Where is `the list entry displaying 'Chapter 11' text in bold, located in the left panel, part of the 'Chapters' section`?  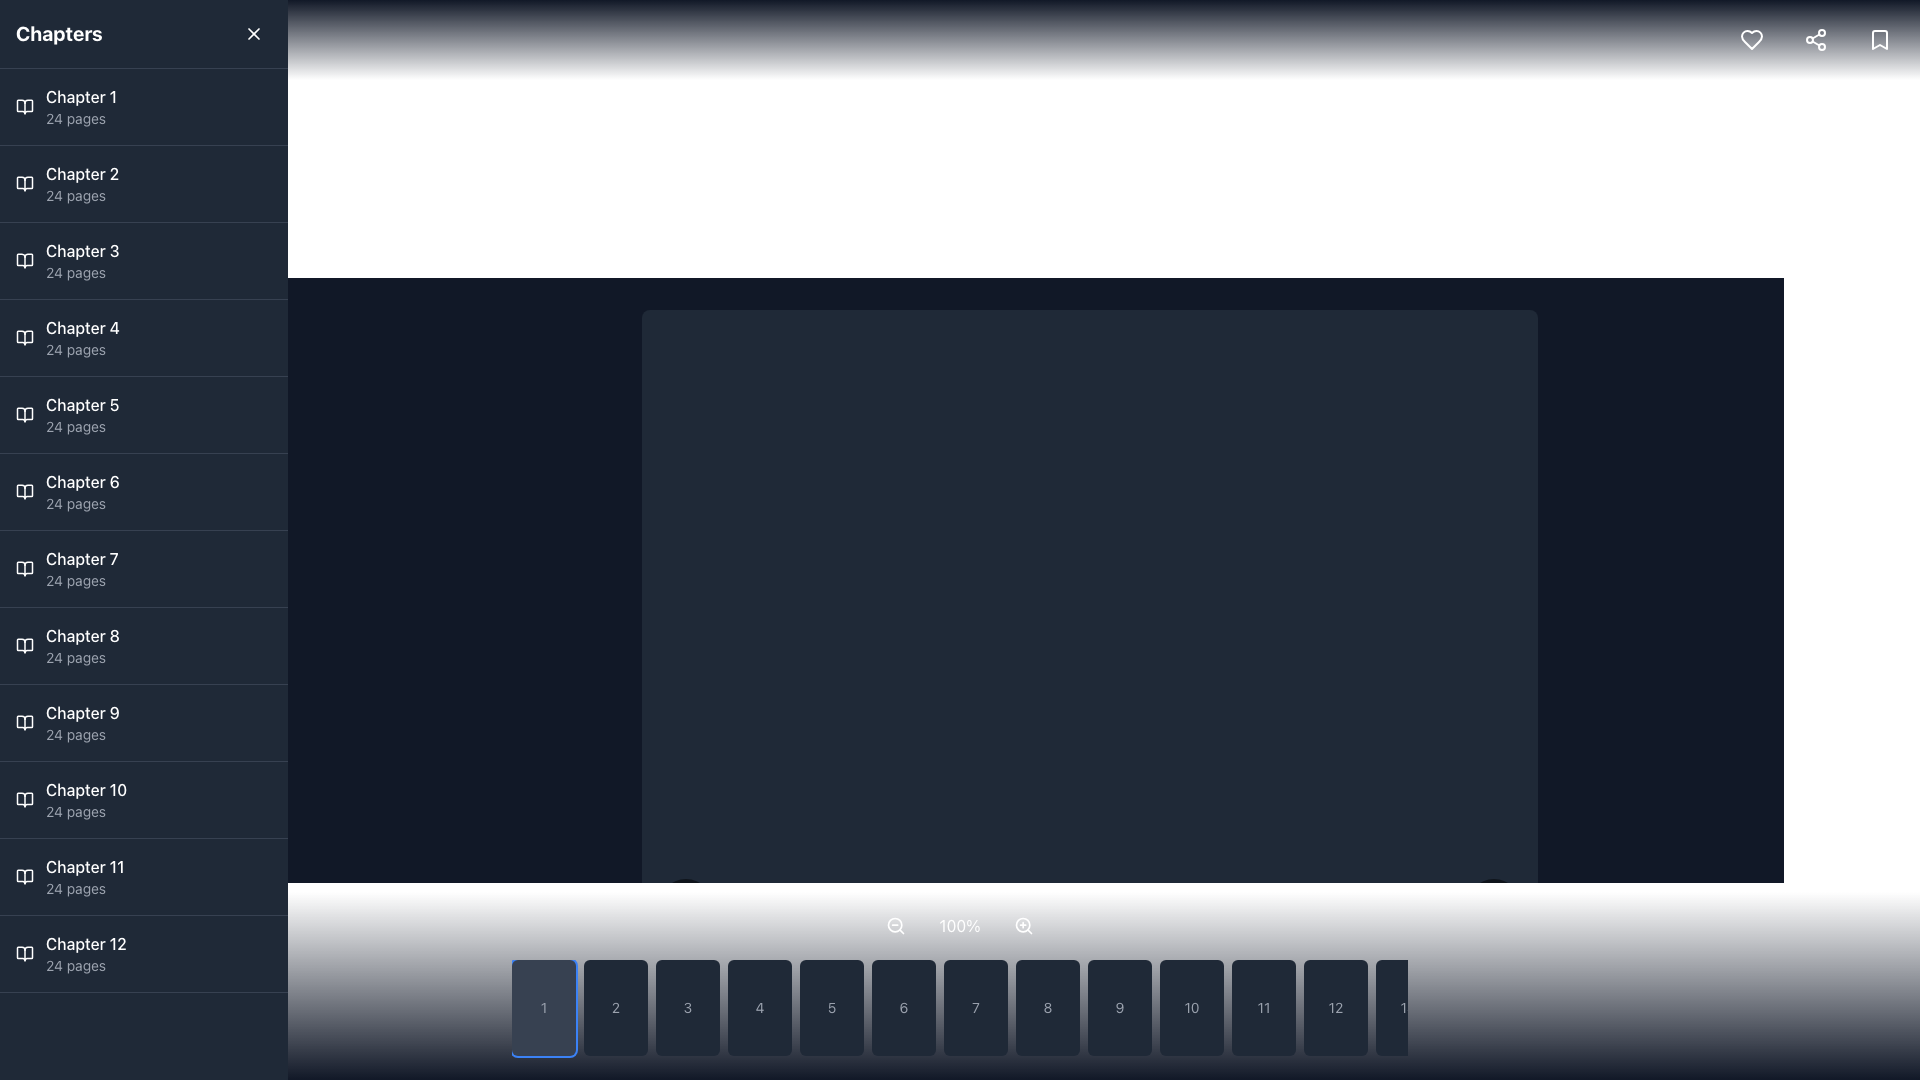
the list entry displaying 'Chapter 11' text in bold, located in the left panel, part of the 'Chapters' section is located at coordinates (84, 875).